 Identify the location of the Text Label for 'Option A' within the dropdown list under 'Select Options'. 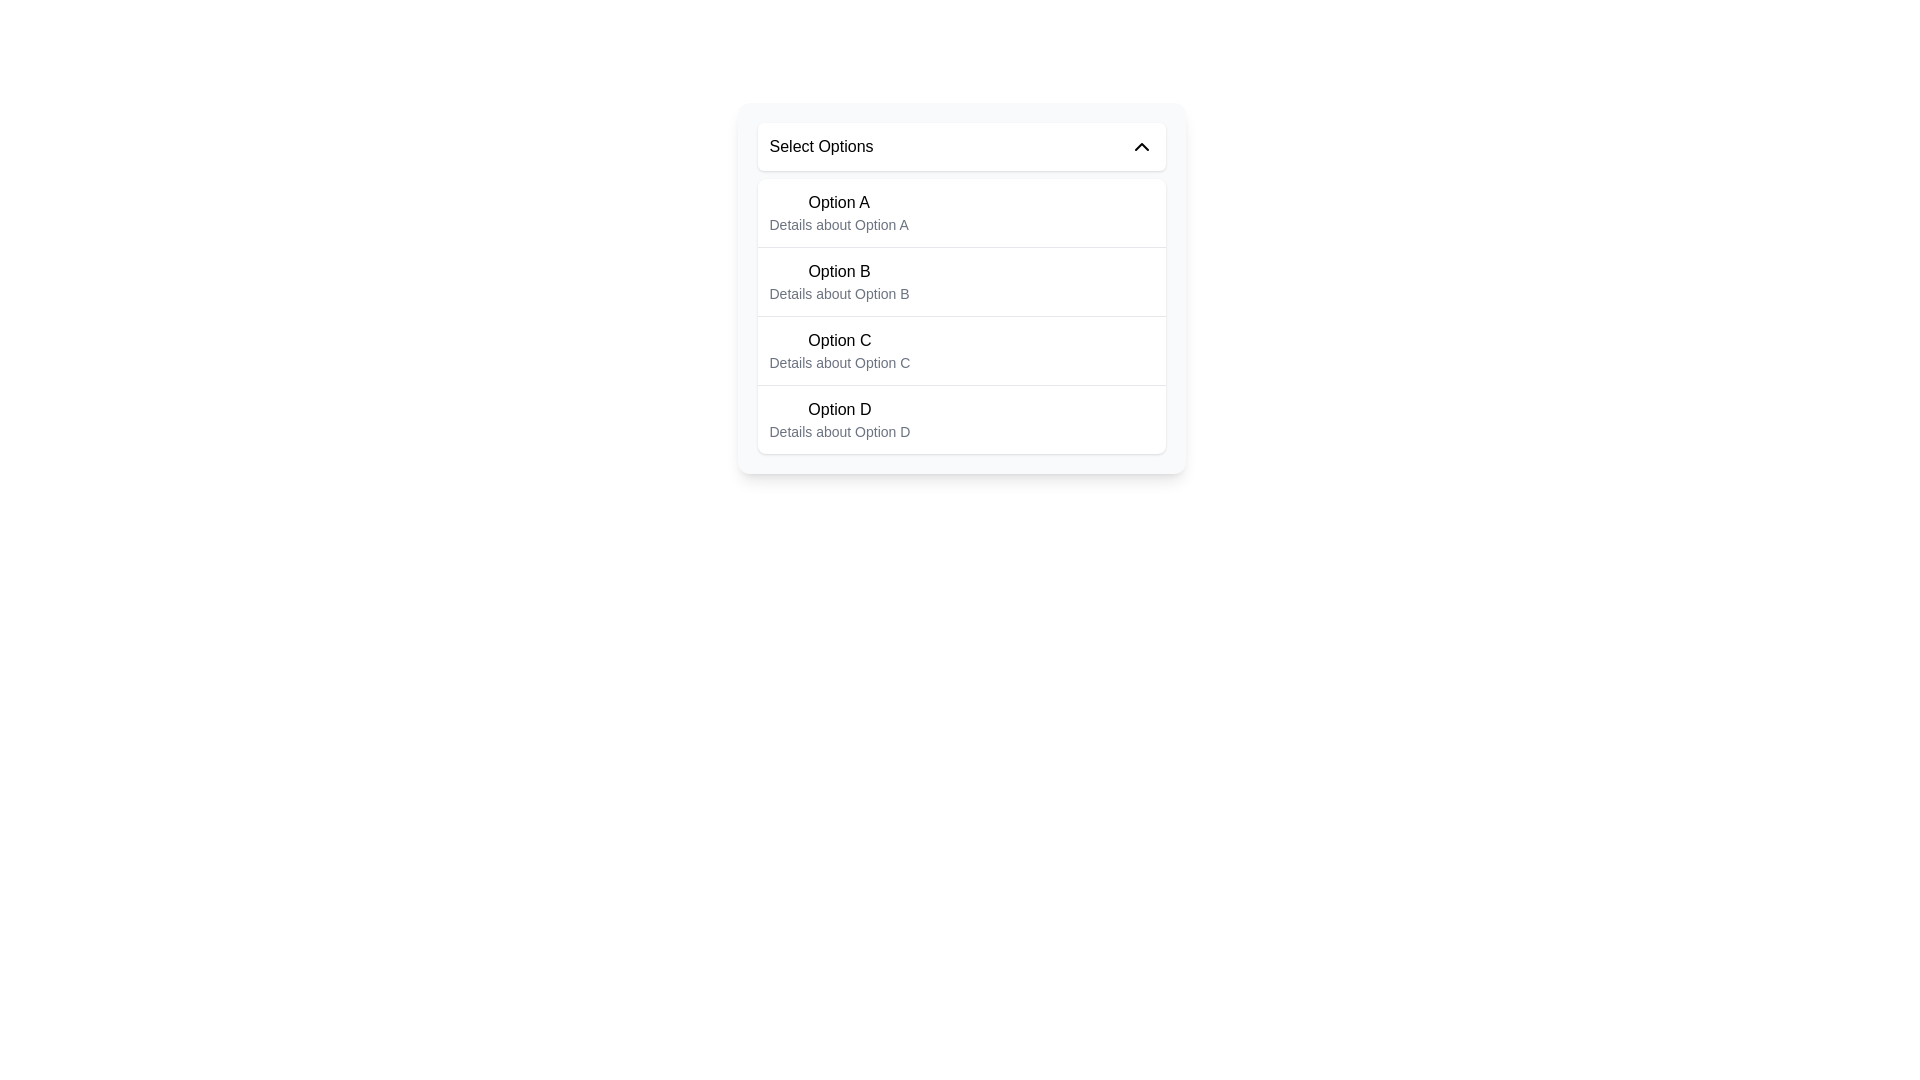
(839, 203).